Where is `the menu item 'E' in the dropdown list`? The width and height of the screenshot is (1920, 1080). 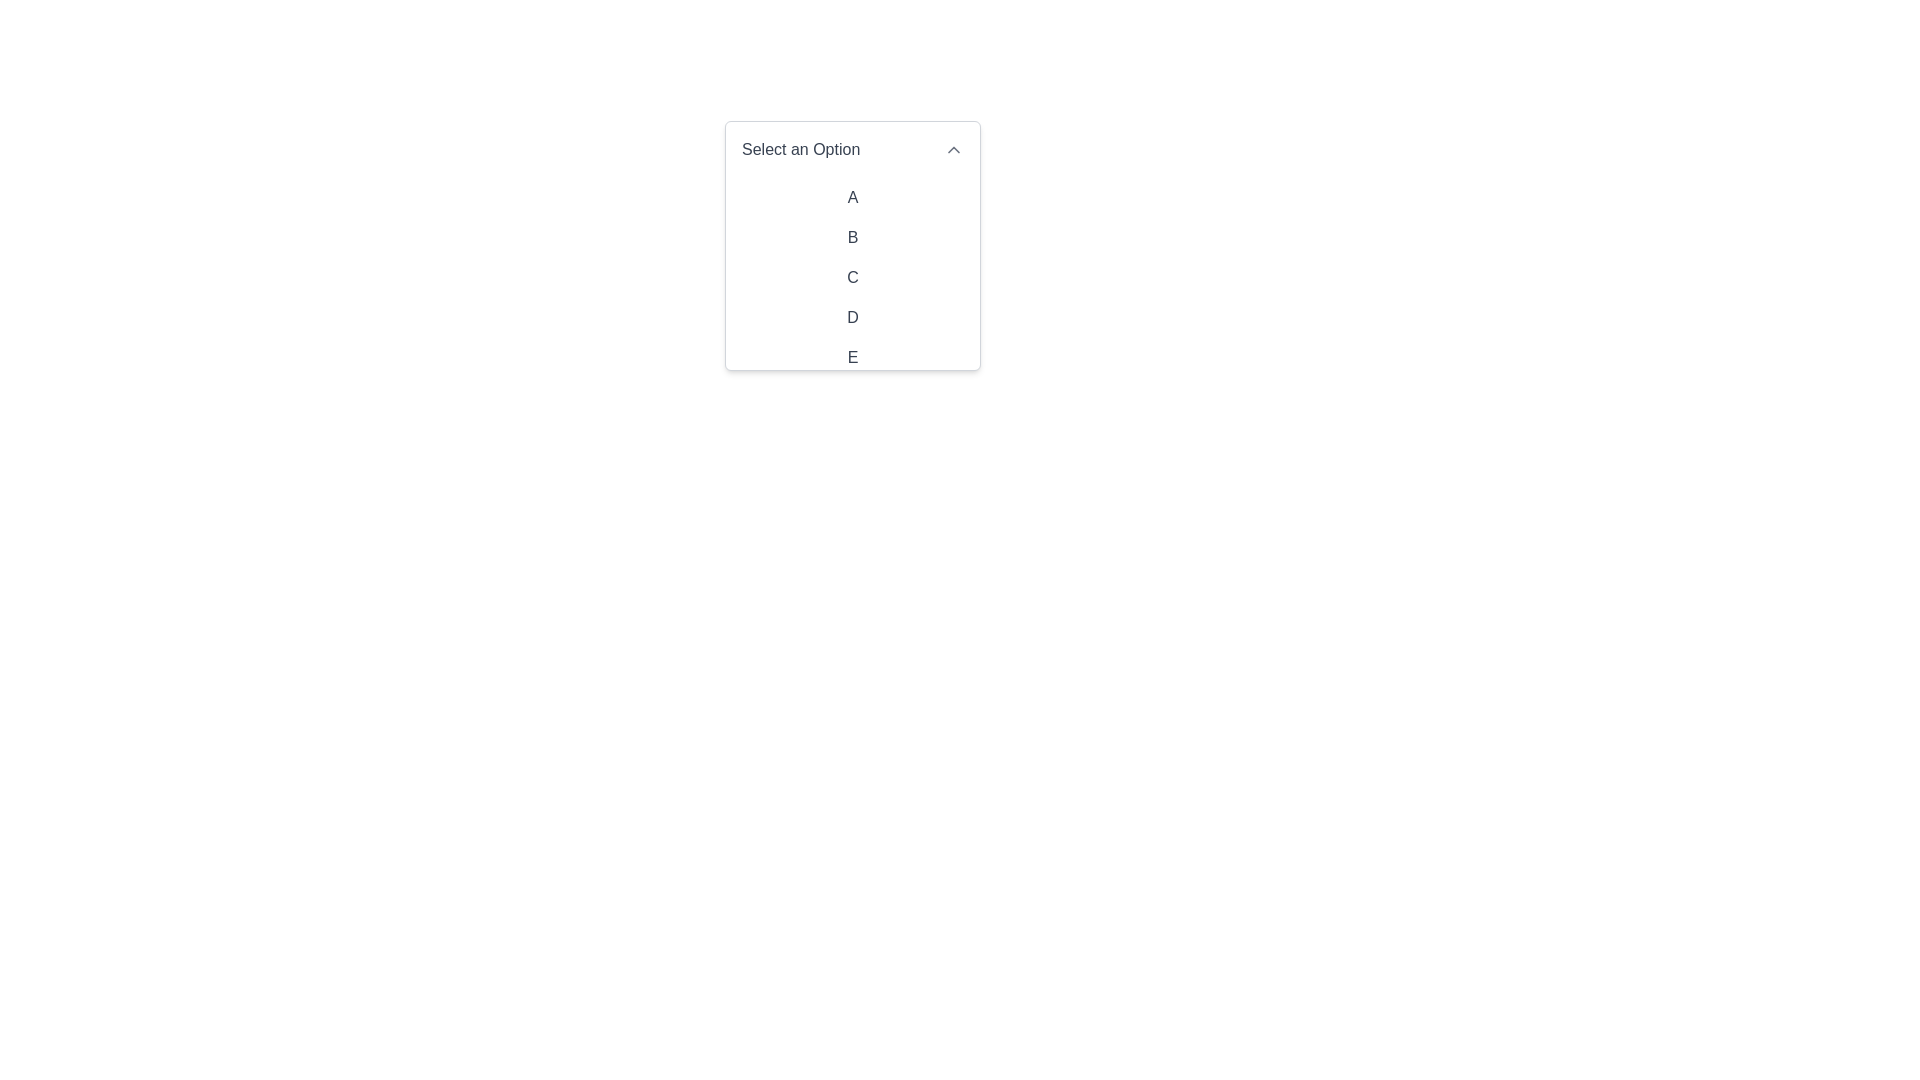 the menu item 'E' in the dropdown list is located at coordinates (853, 357).